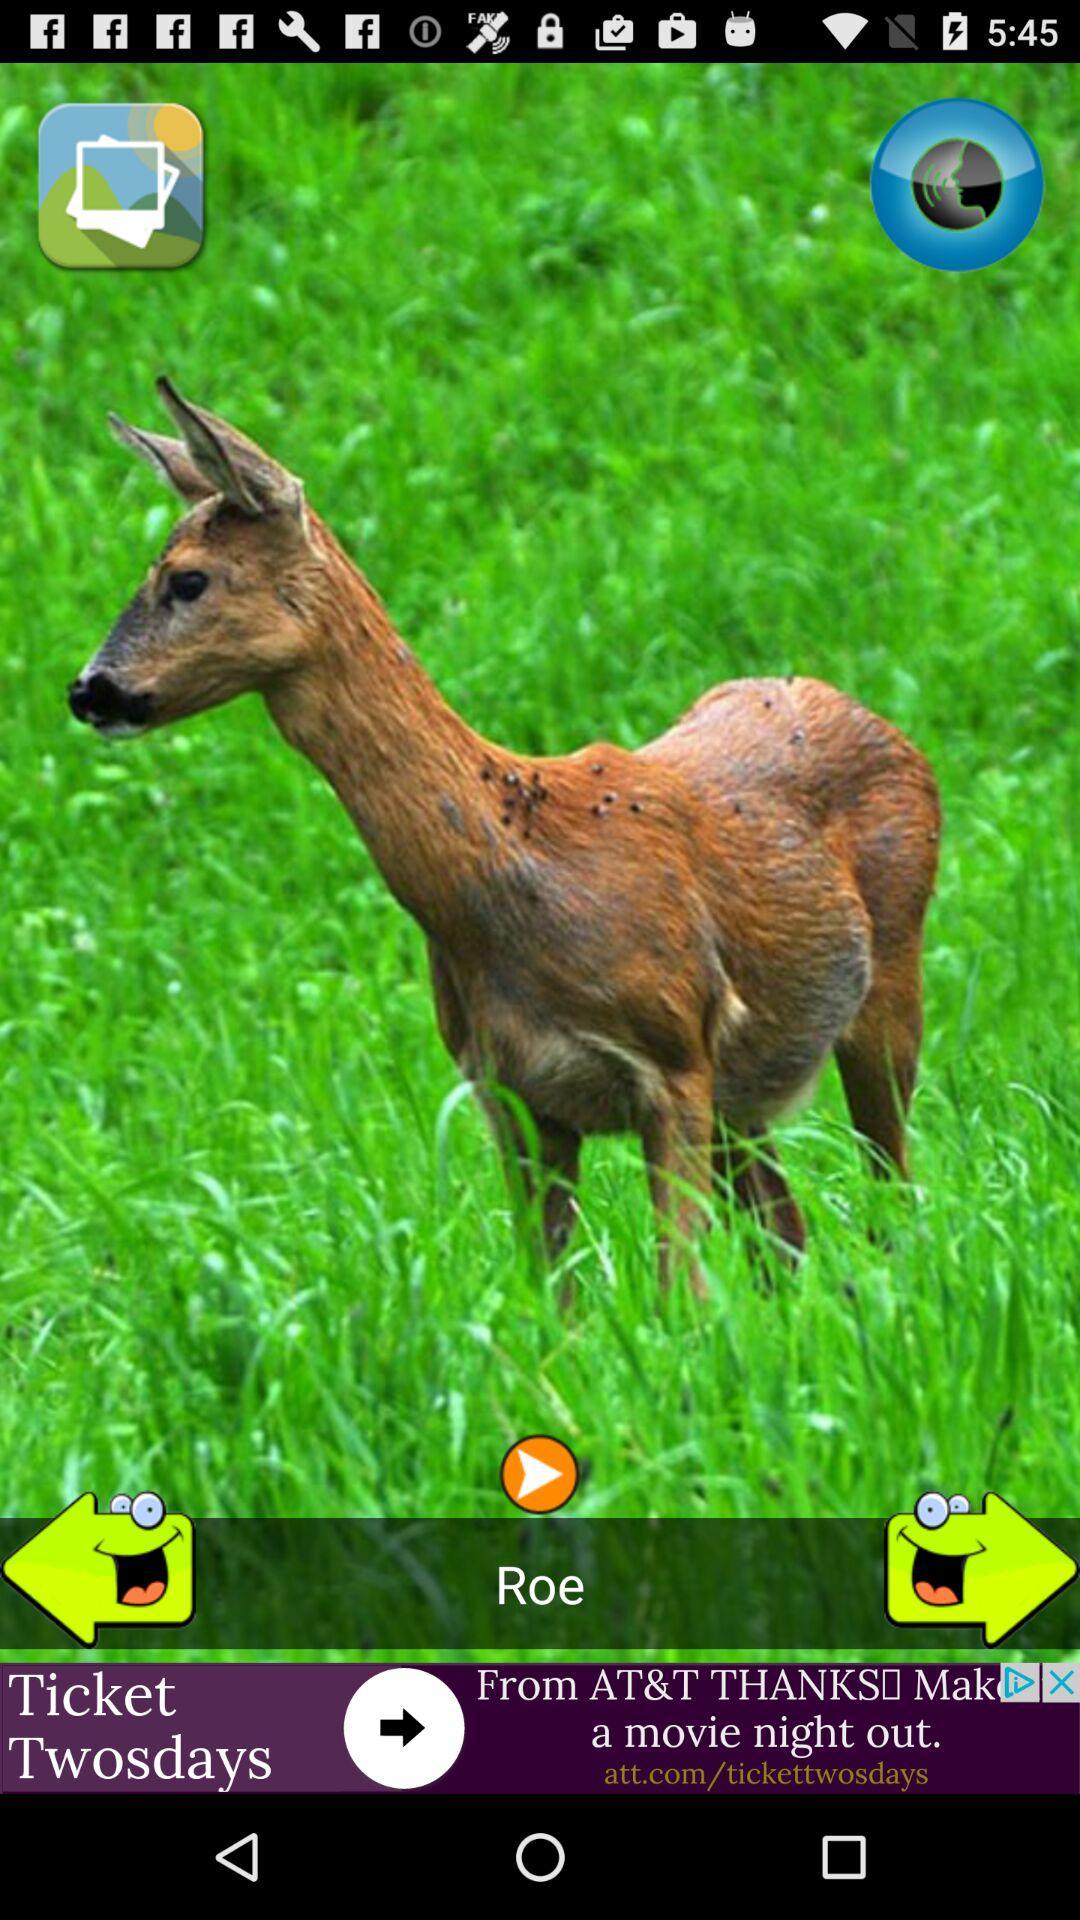 Image resolution: width=1080 pixels, height=1920 pixels. Describe the element at coordinates (122, 185) in the screenshot. I see `the item at the top left corner` at that location.